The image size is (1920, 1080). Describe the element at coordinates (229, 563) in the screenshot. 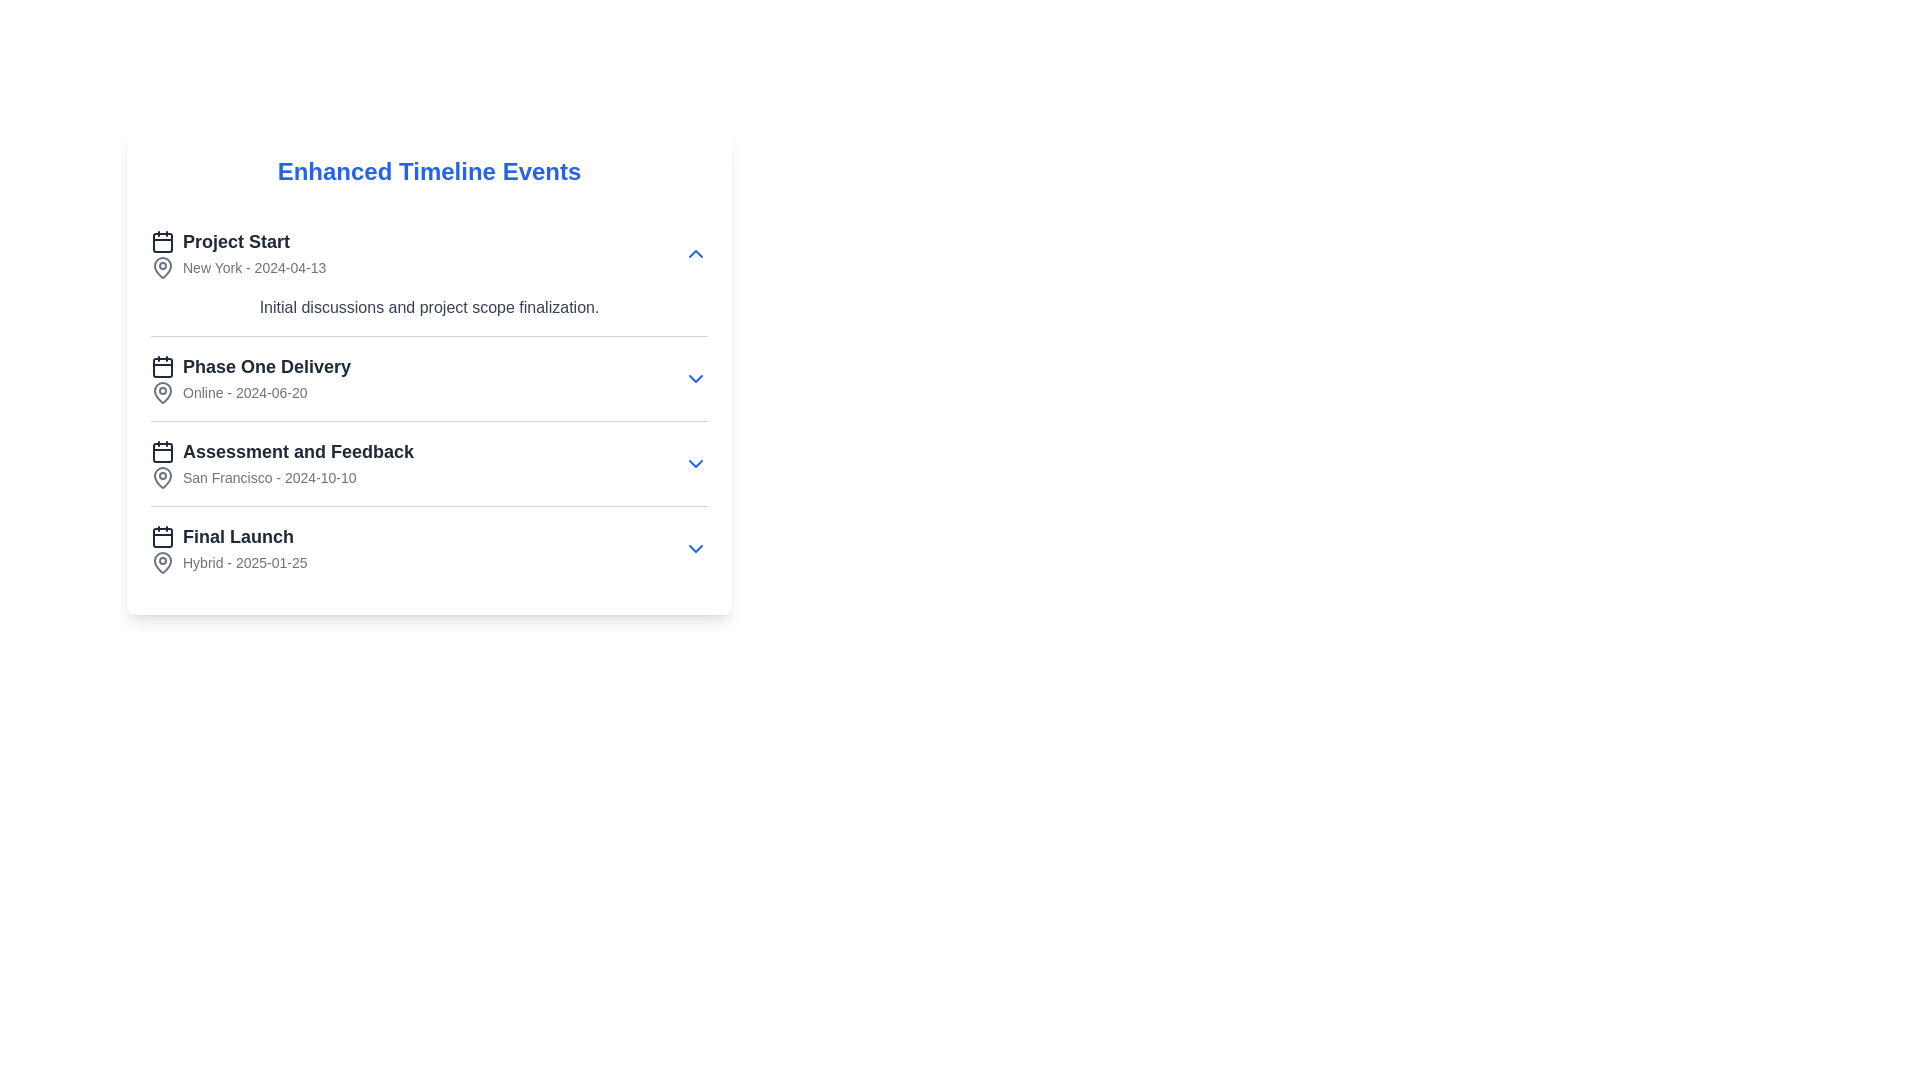

I see `displayed text from the Label located below the 'Final Launch' title in the 'Enhanced Timeline Events' section, which is the last element pertaining to the 'Final Launch' event` at that location.